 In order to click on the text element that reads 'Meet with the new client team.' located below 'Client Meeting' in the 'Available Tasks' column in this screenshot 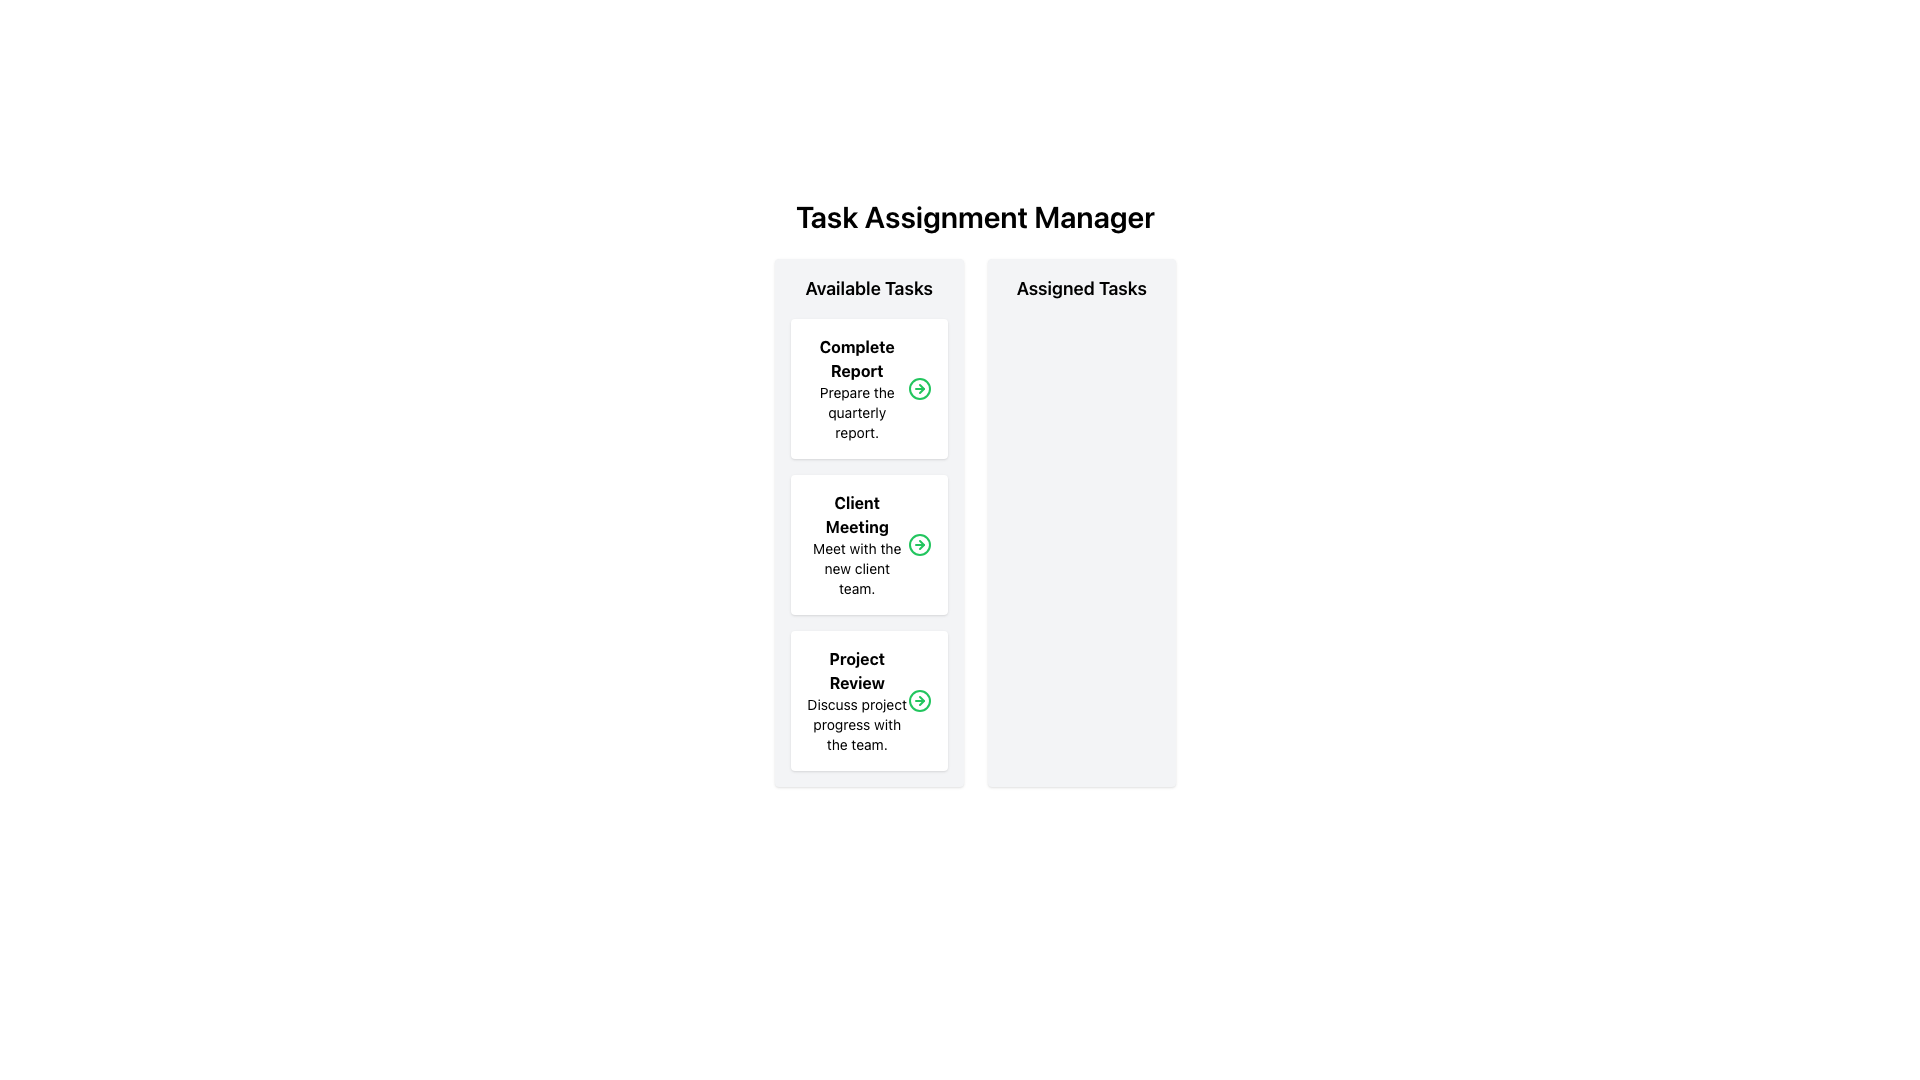, I will do `click(857, 569)`.